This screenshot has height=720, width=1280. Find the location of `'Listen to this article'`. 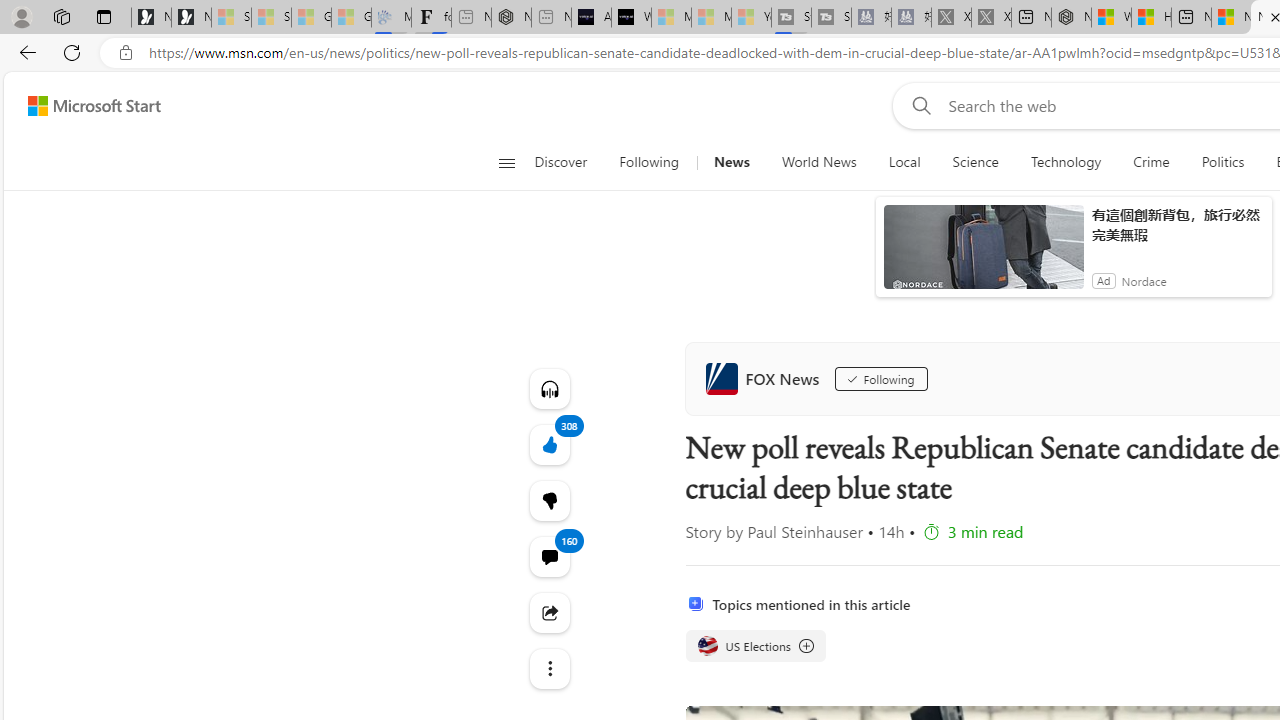

'Listen to this article' is located at coordinates (549, 388).